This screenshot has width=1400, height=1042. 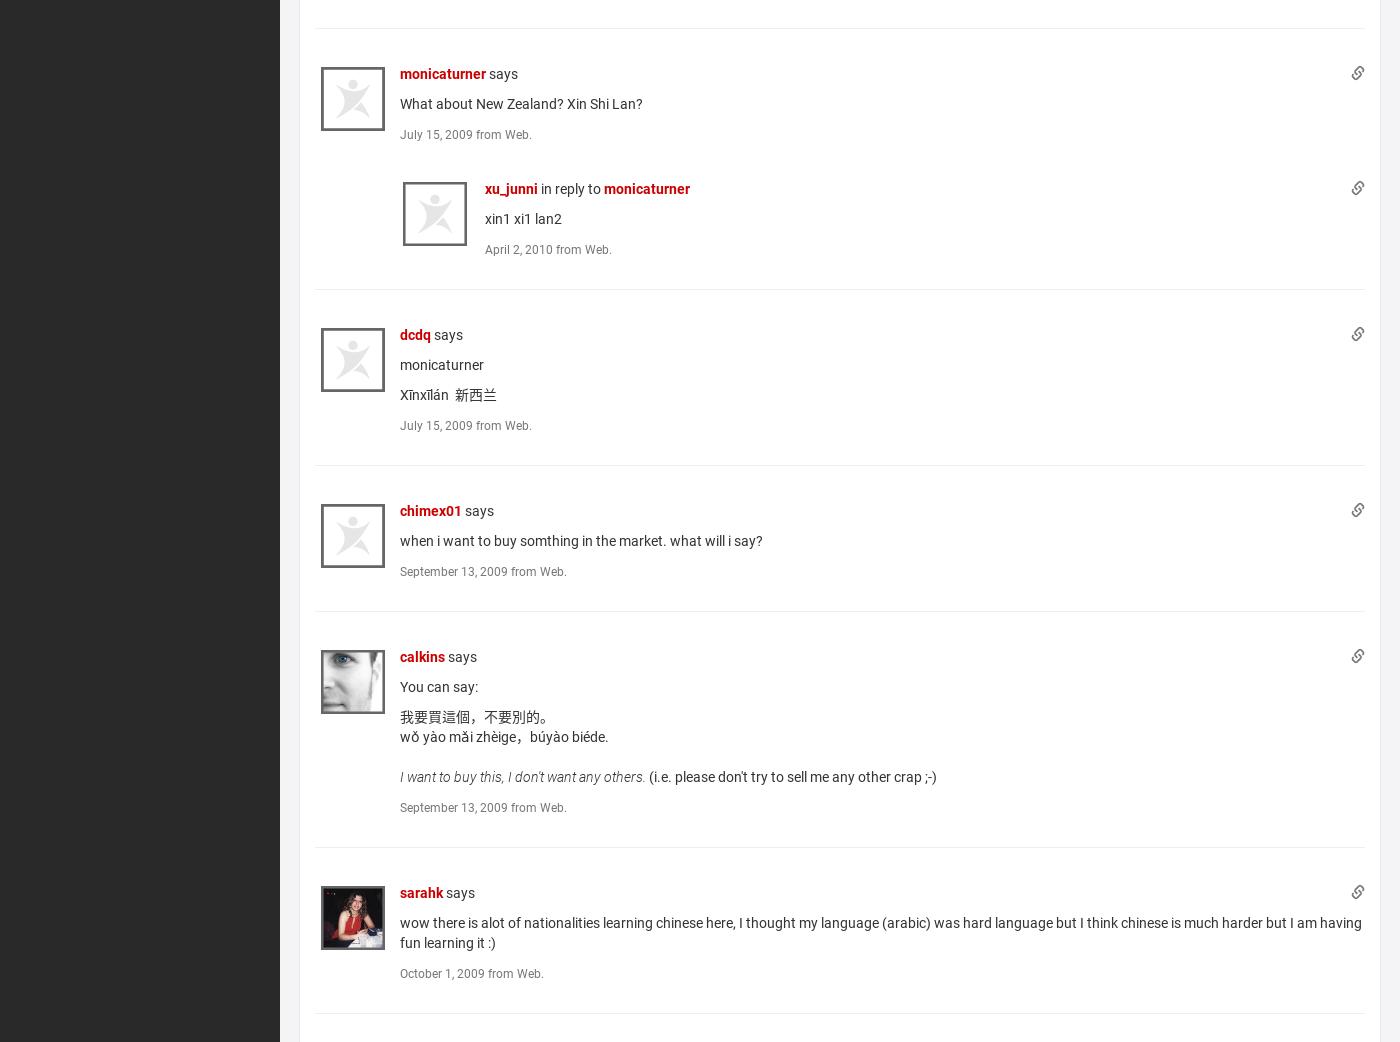 What do you see at coordinates (439, 685) in the screenshot?
I see `'You can say:'` at bounding box center [439, 685].